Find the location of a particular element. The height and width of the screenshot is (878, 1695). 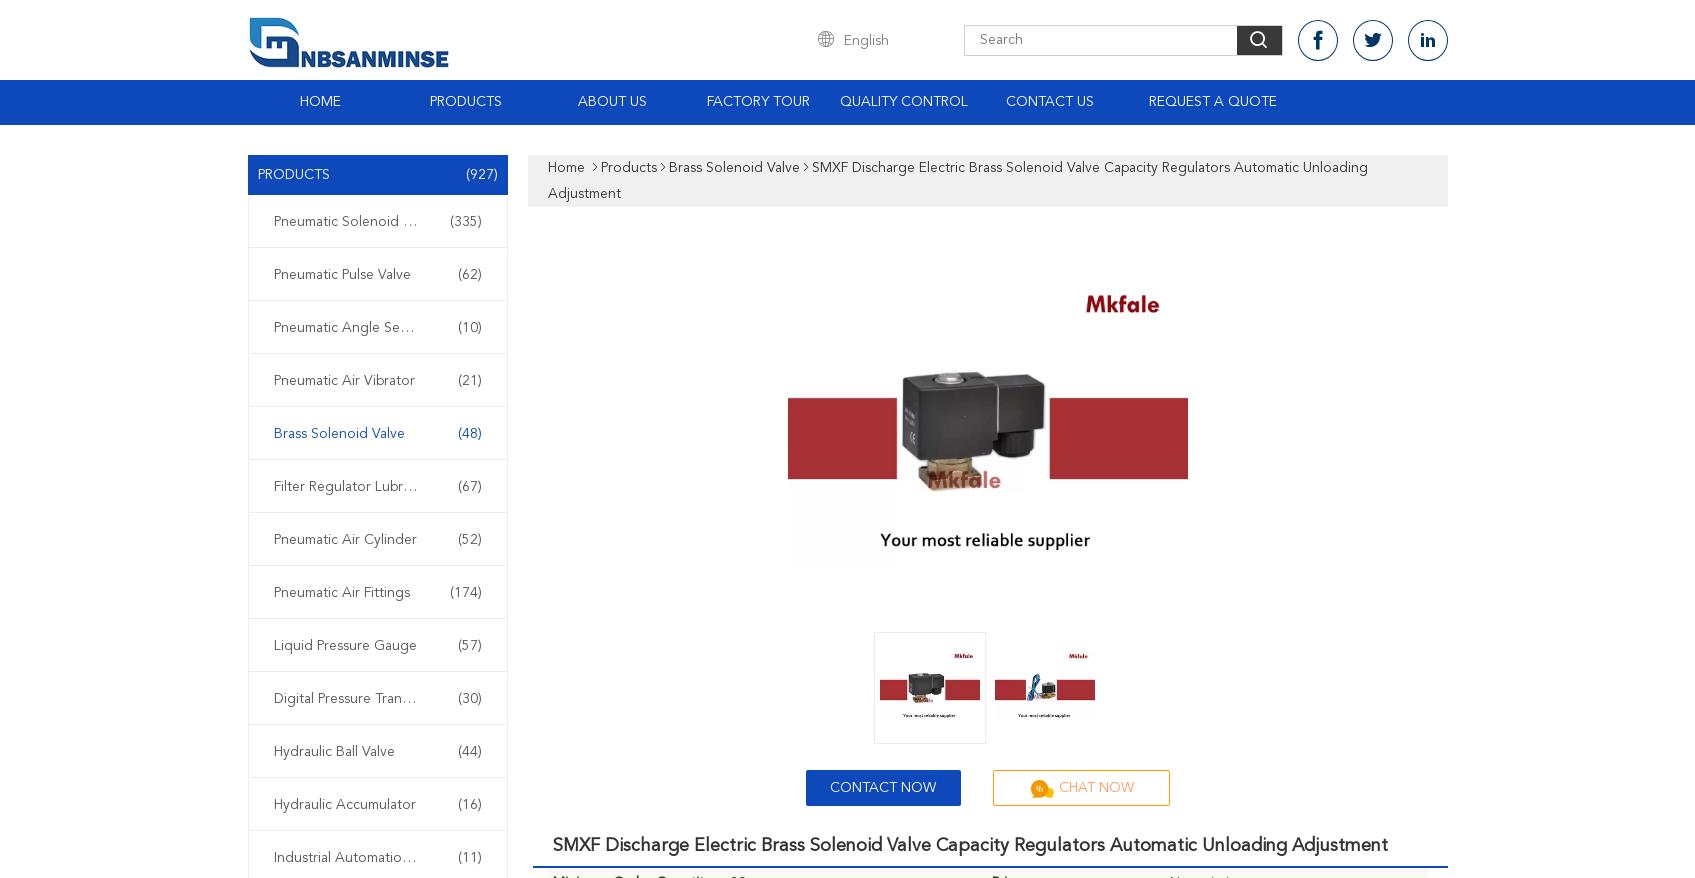

'Industrial Automation Solutions' is located at coordinates (371, 857).